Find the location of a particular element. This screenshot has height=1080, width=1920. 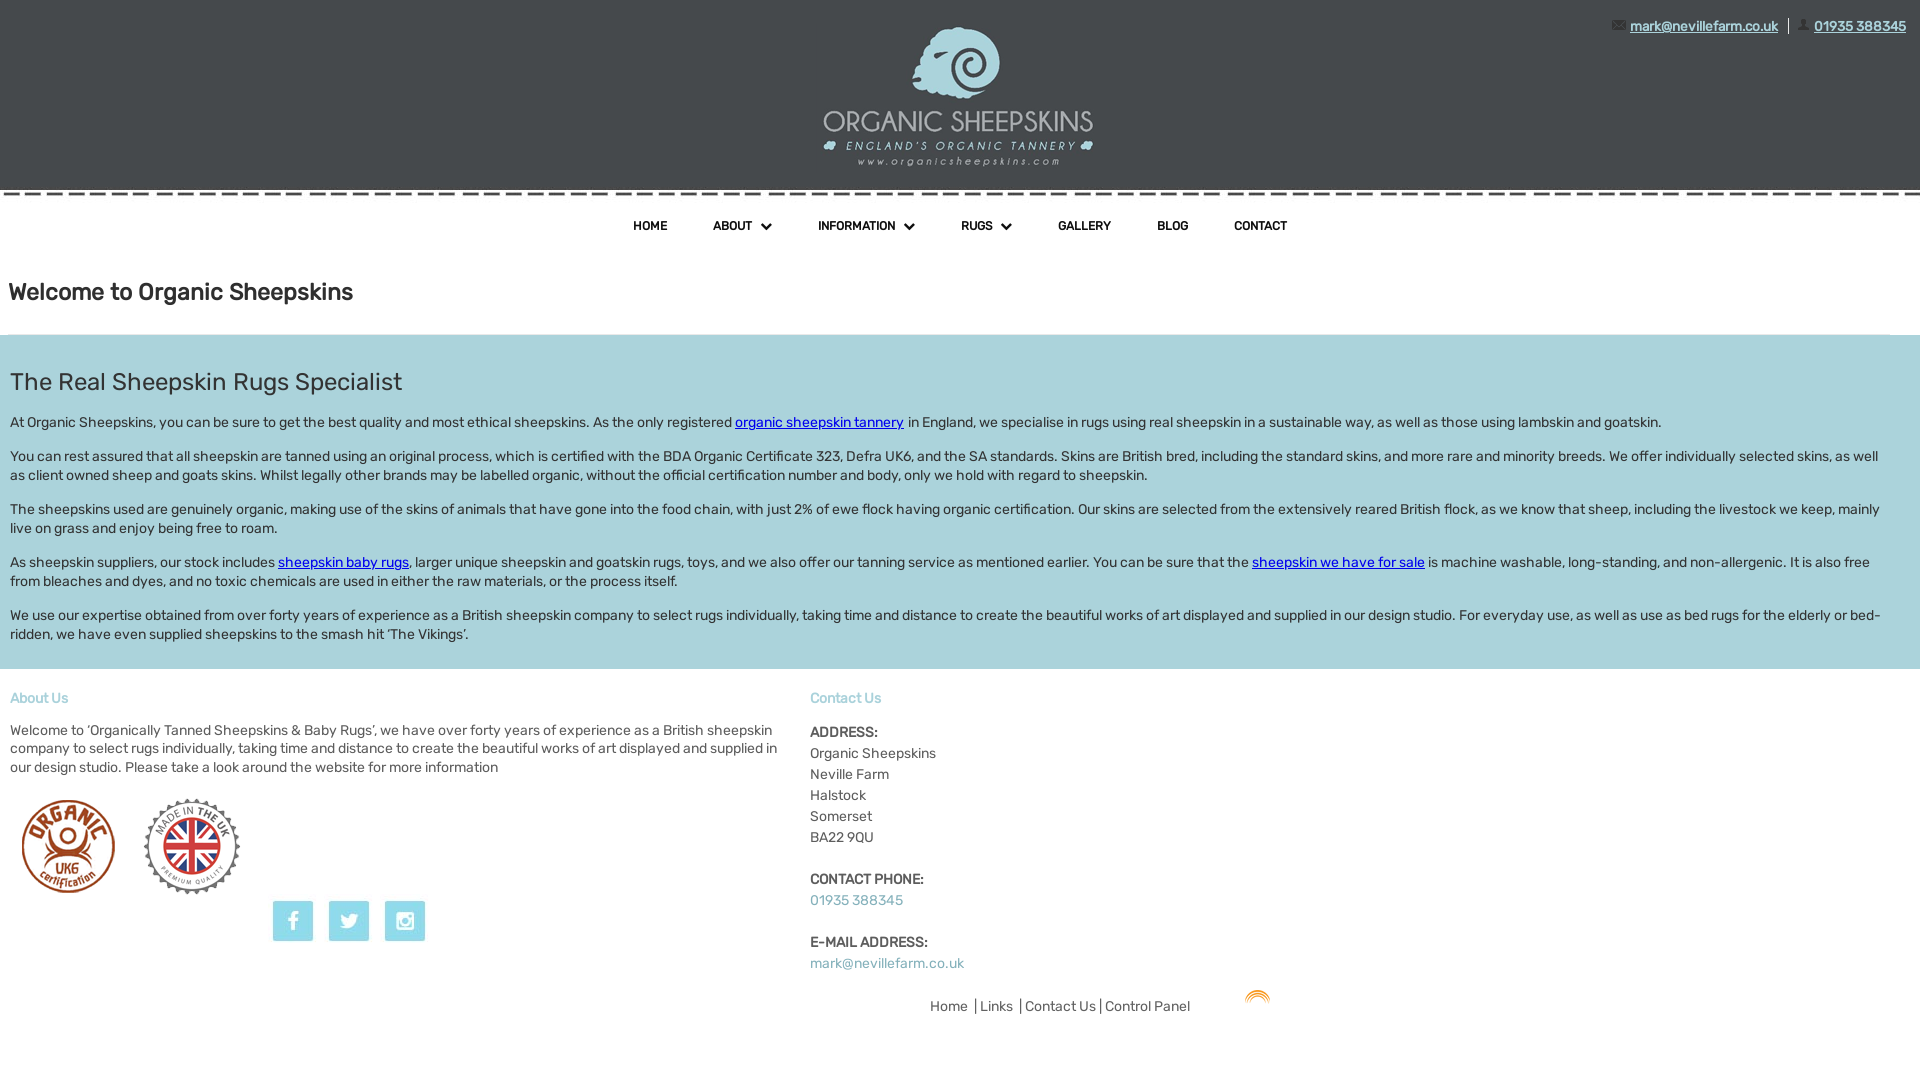

'CONTACT' is located at coordinates (1259, 225).